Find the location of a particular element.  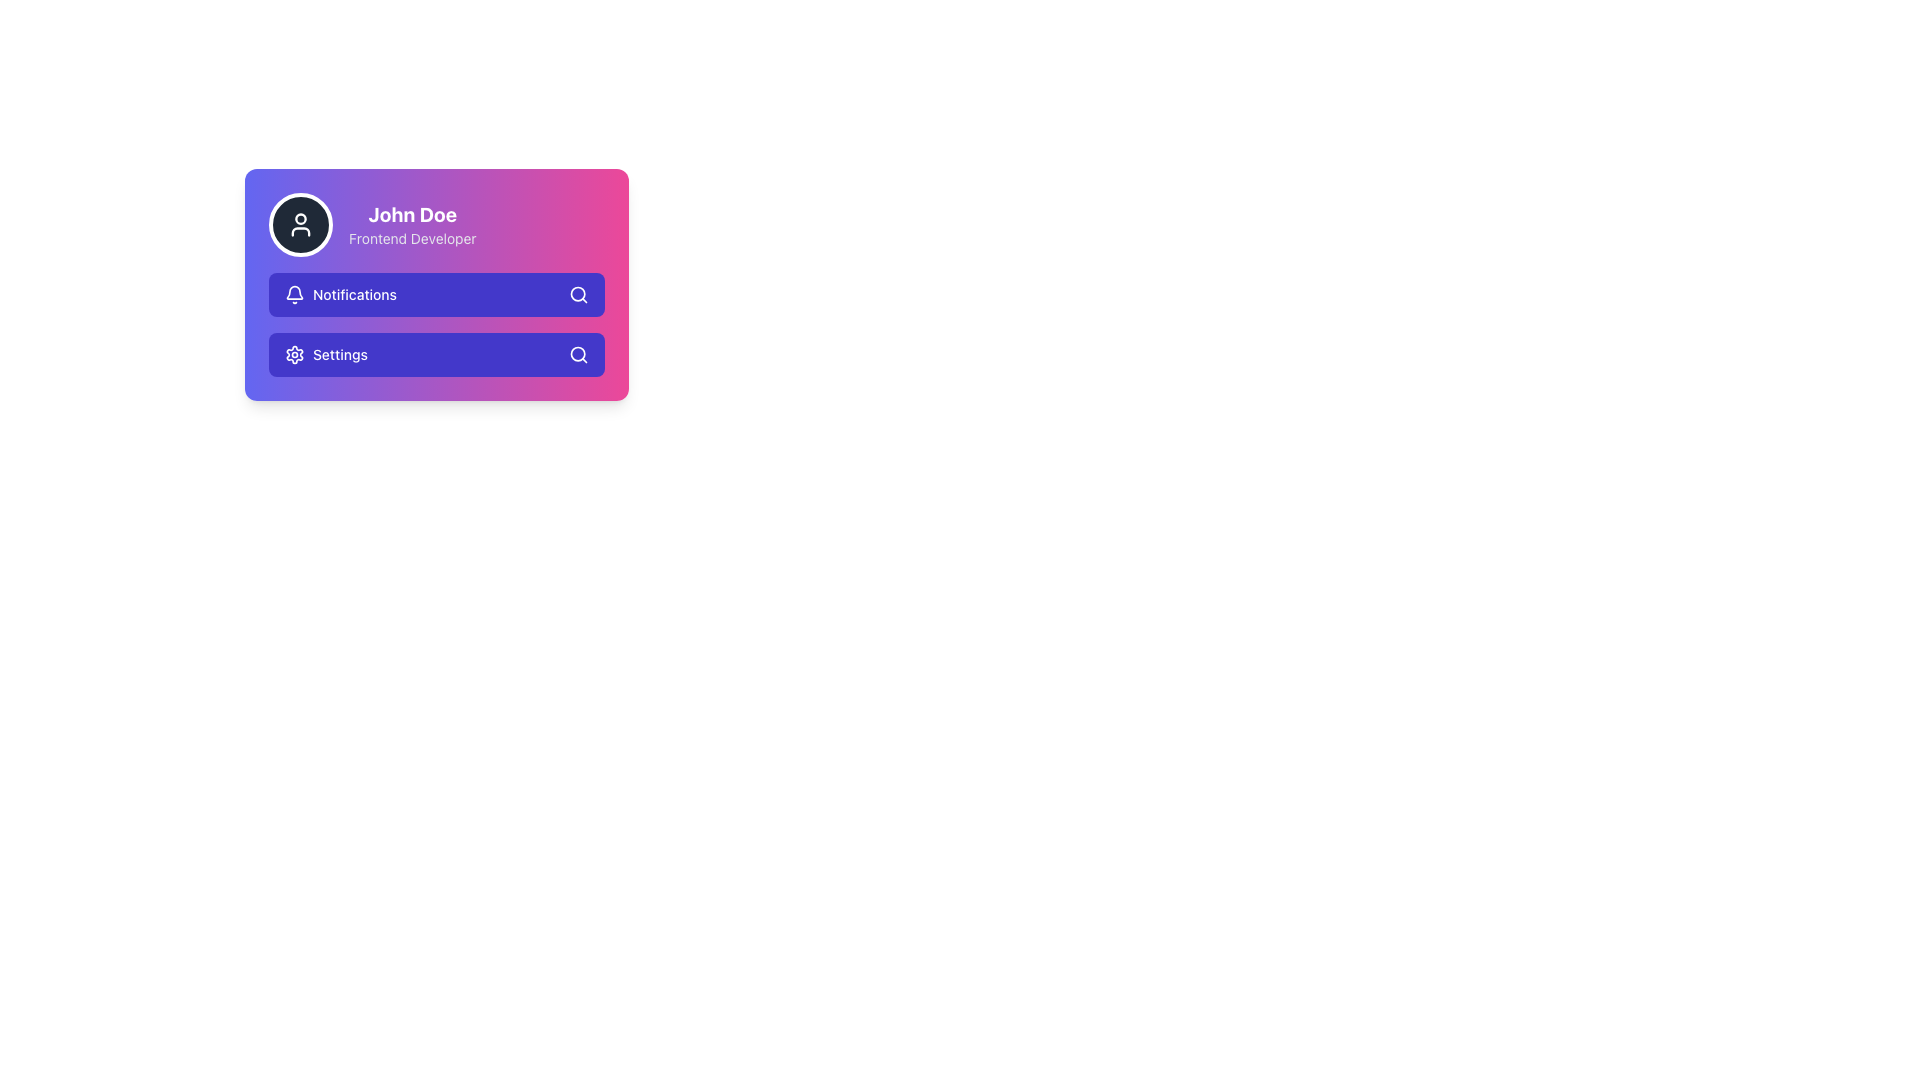

the second button under the 'Notifications' section is located at coordinates (435, 353).